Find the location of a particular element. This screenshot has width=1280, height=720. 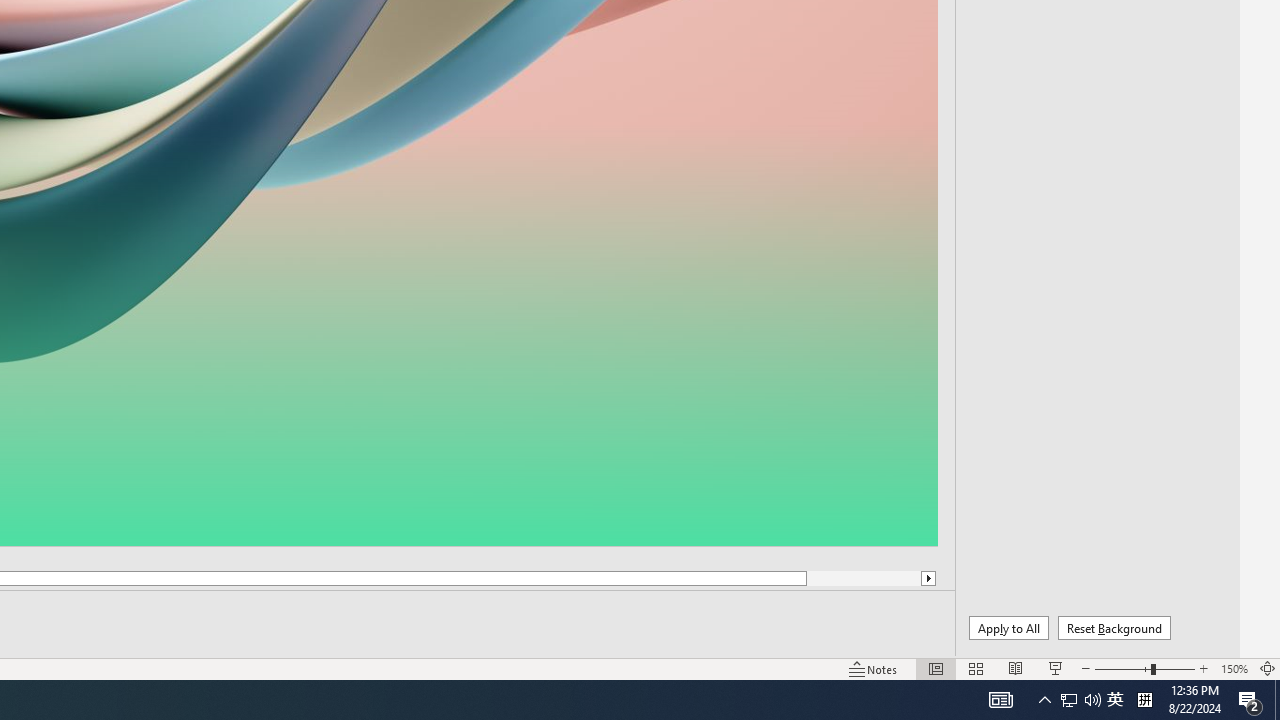

'Apply to All' is located at coordinates (1009, 627).